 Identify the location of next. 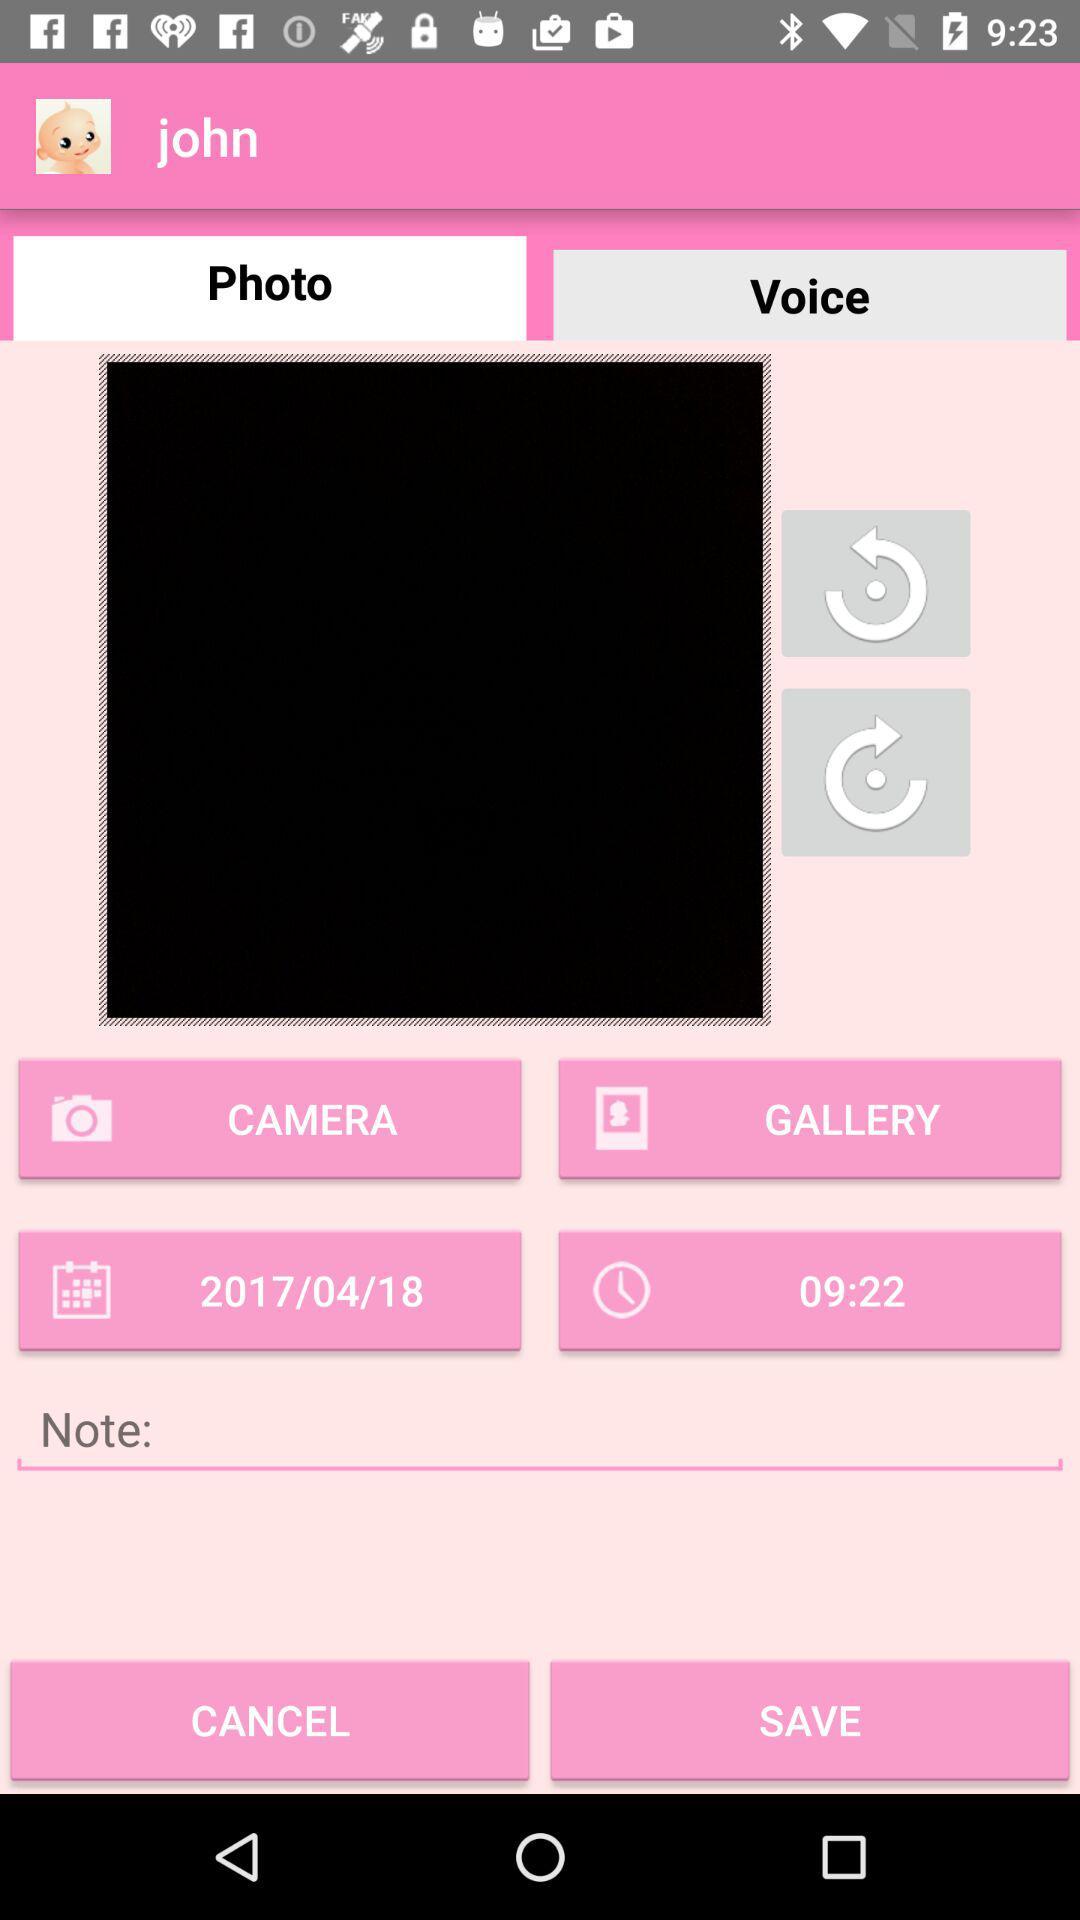
(874, 771).